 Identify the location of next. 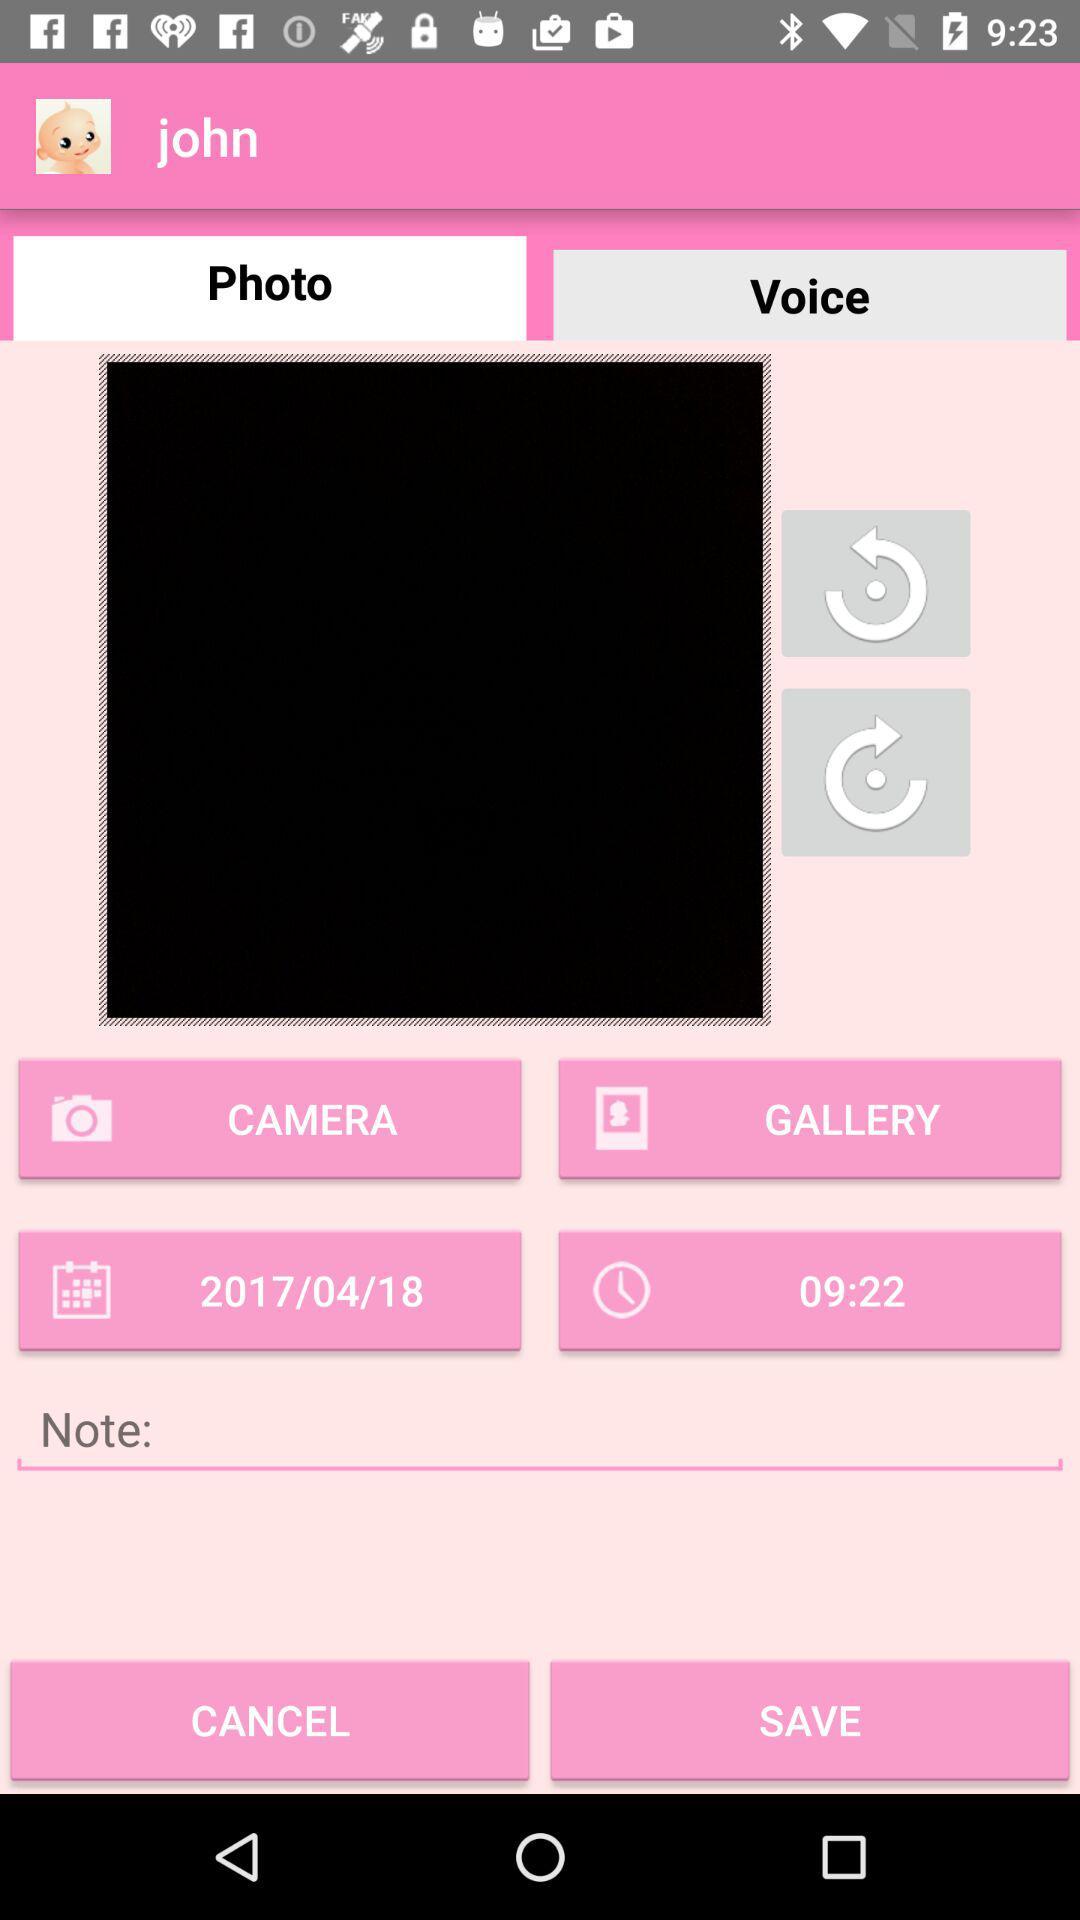
(874, 771).